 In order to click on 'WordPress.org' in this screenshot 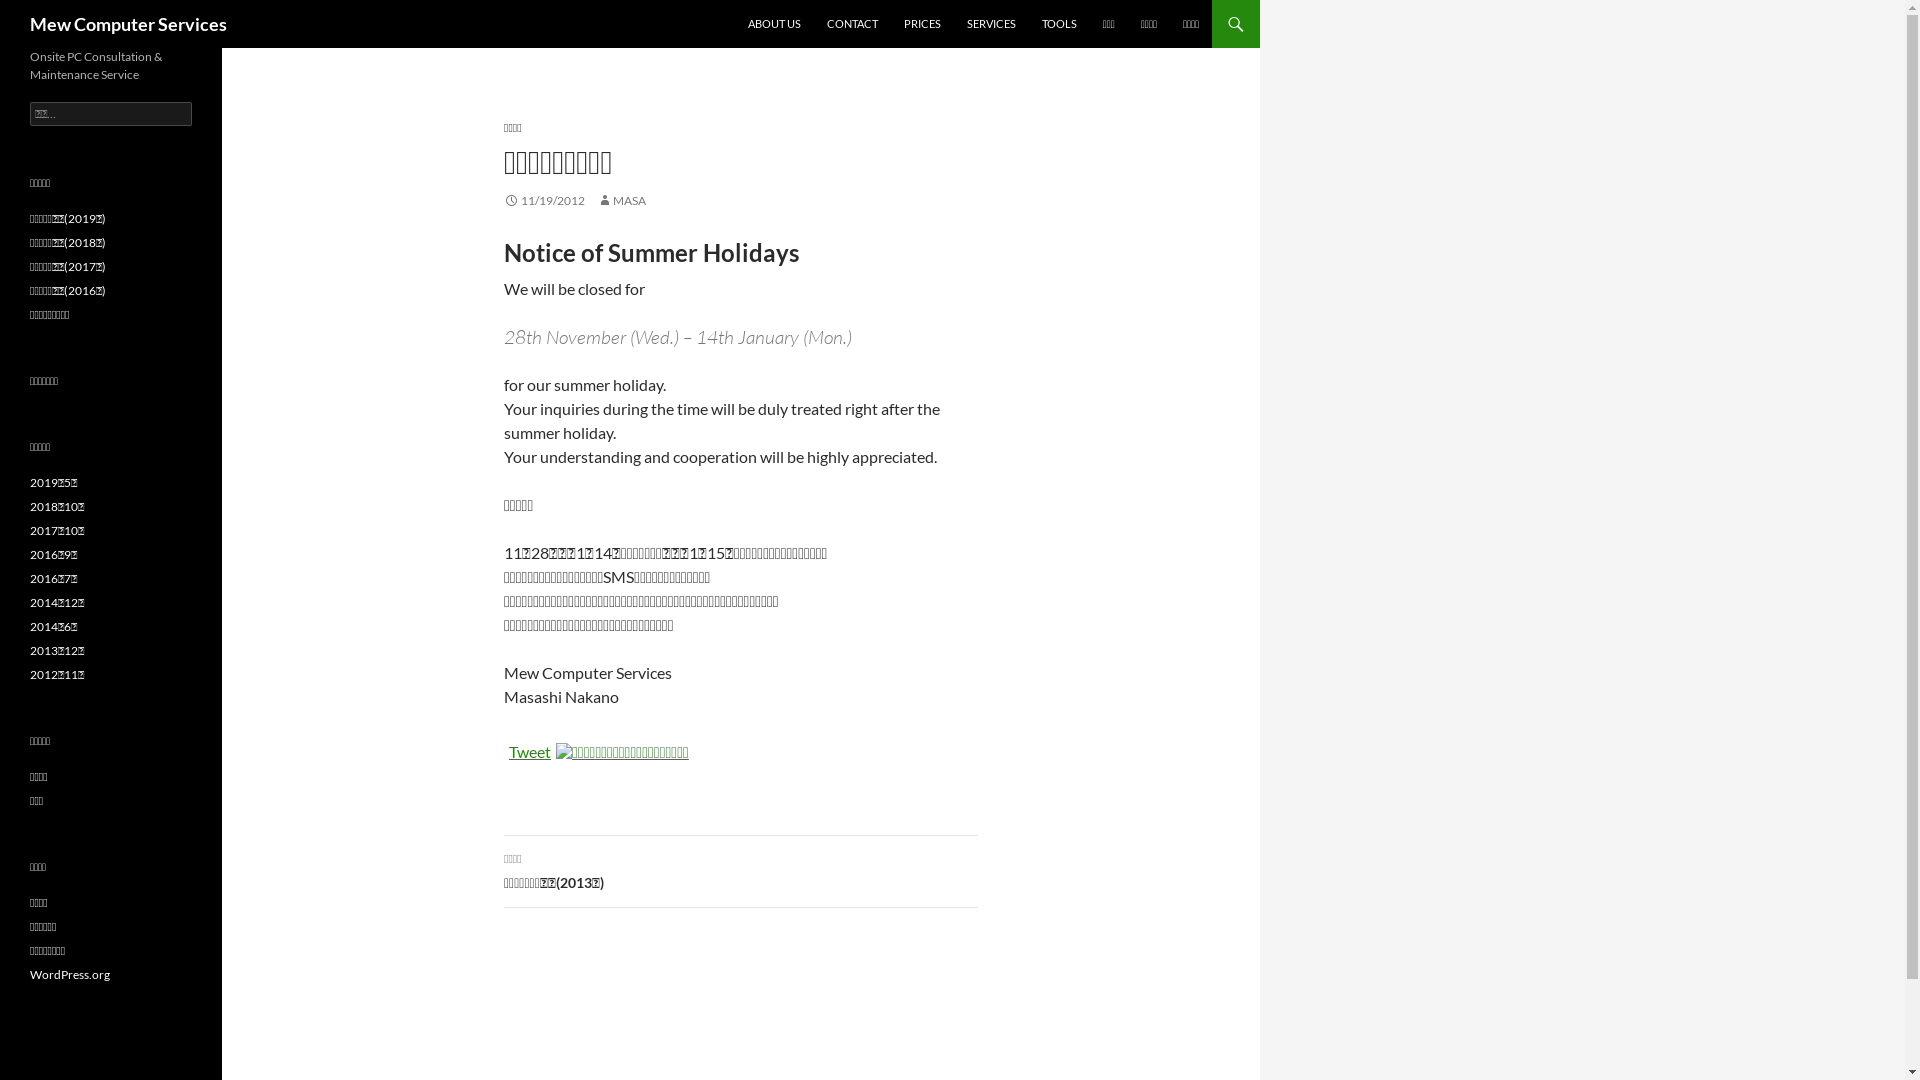, I will do `click(70, 973)`.